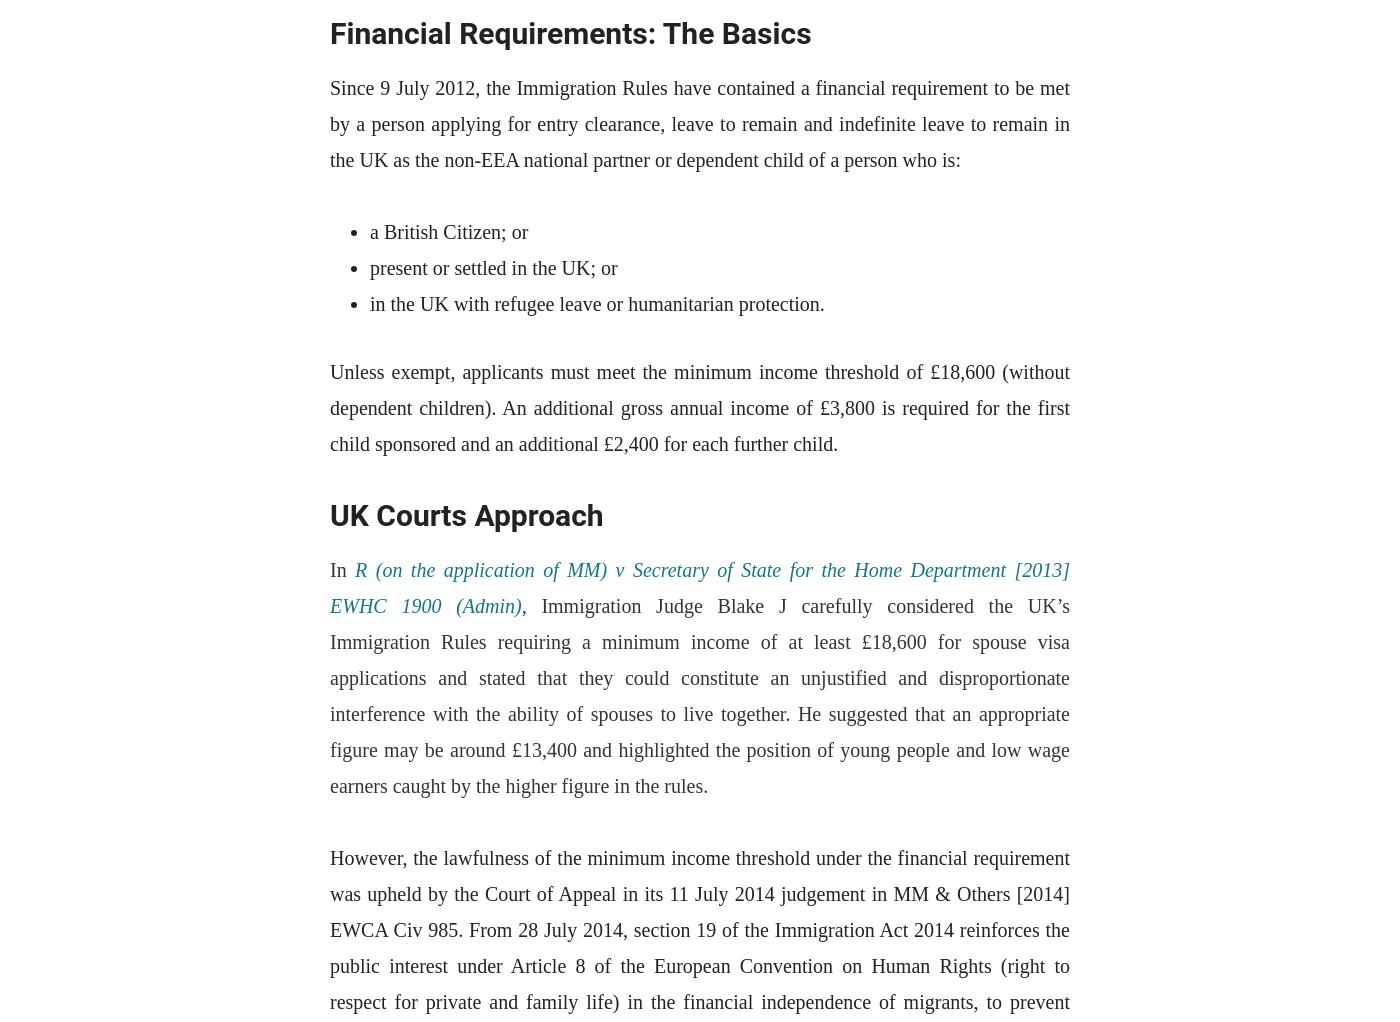 Image resolution: width=1400 pixels, height=1022 pixels. What do you see at coordinates (370, 302) in the screenshot?
I see `'in the UK with refugee leave or humanitarian protection.'` at bounding box center [370, 302].